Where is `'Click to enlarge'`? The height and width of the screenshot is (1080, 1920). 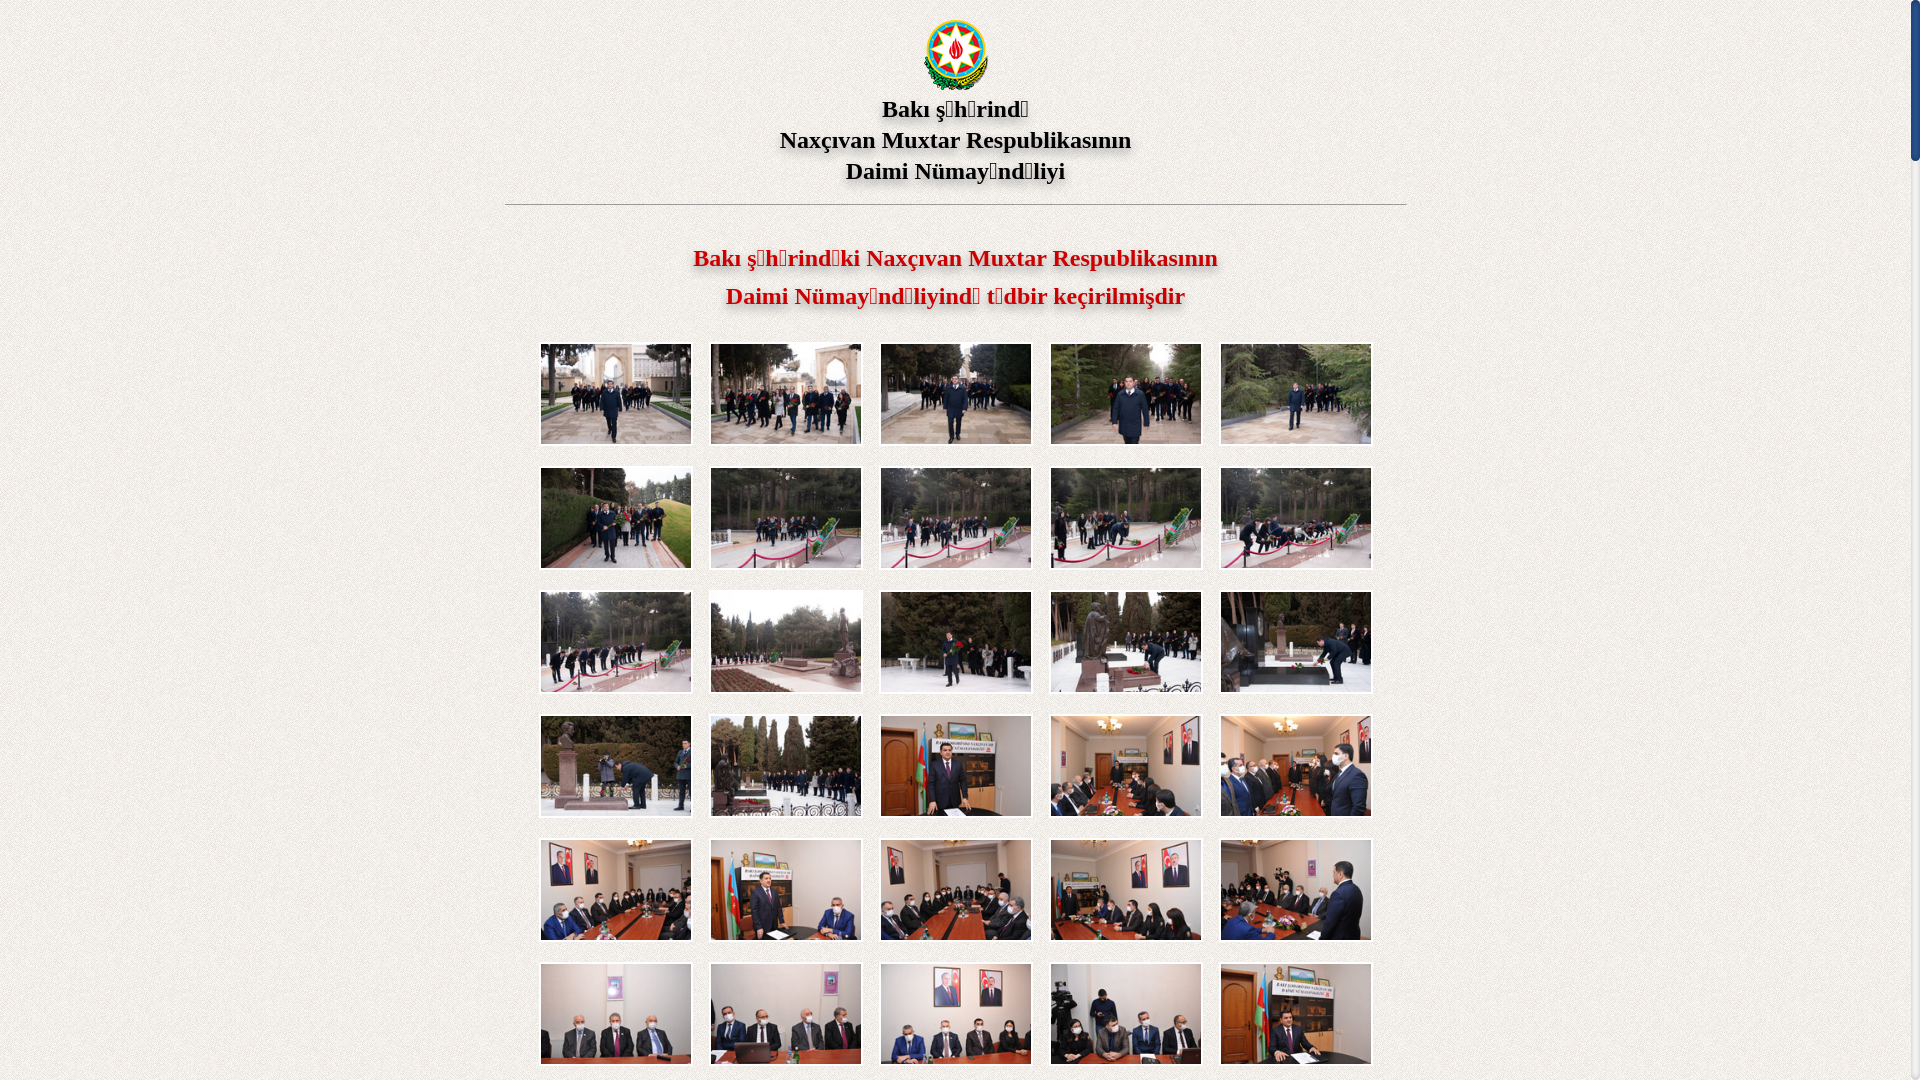
'Click to enlarge' is located at coordinates (1217, 393).